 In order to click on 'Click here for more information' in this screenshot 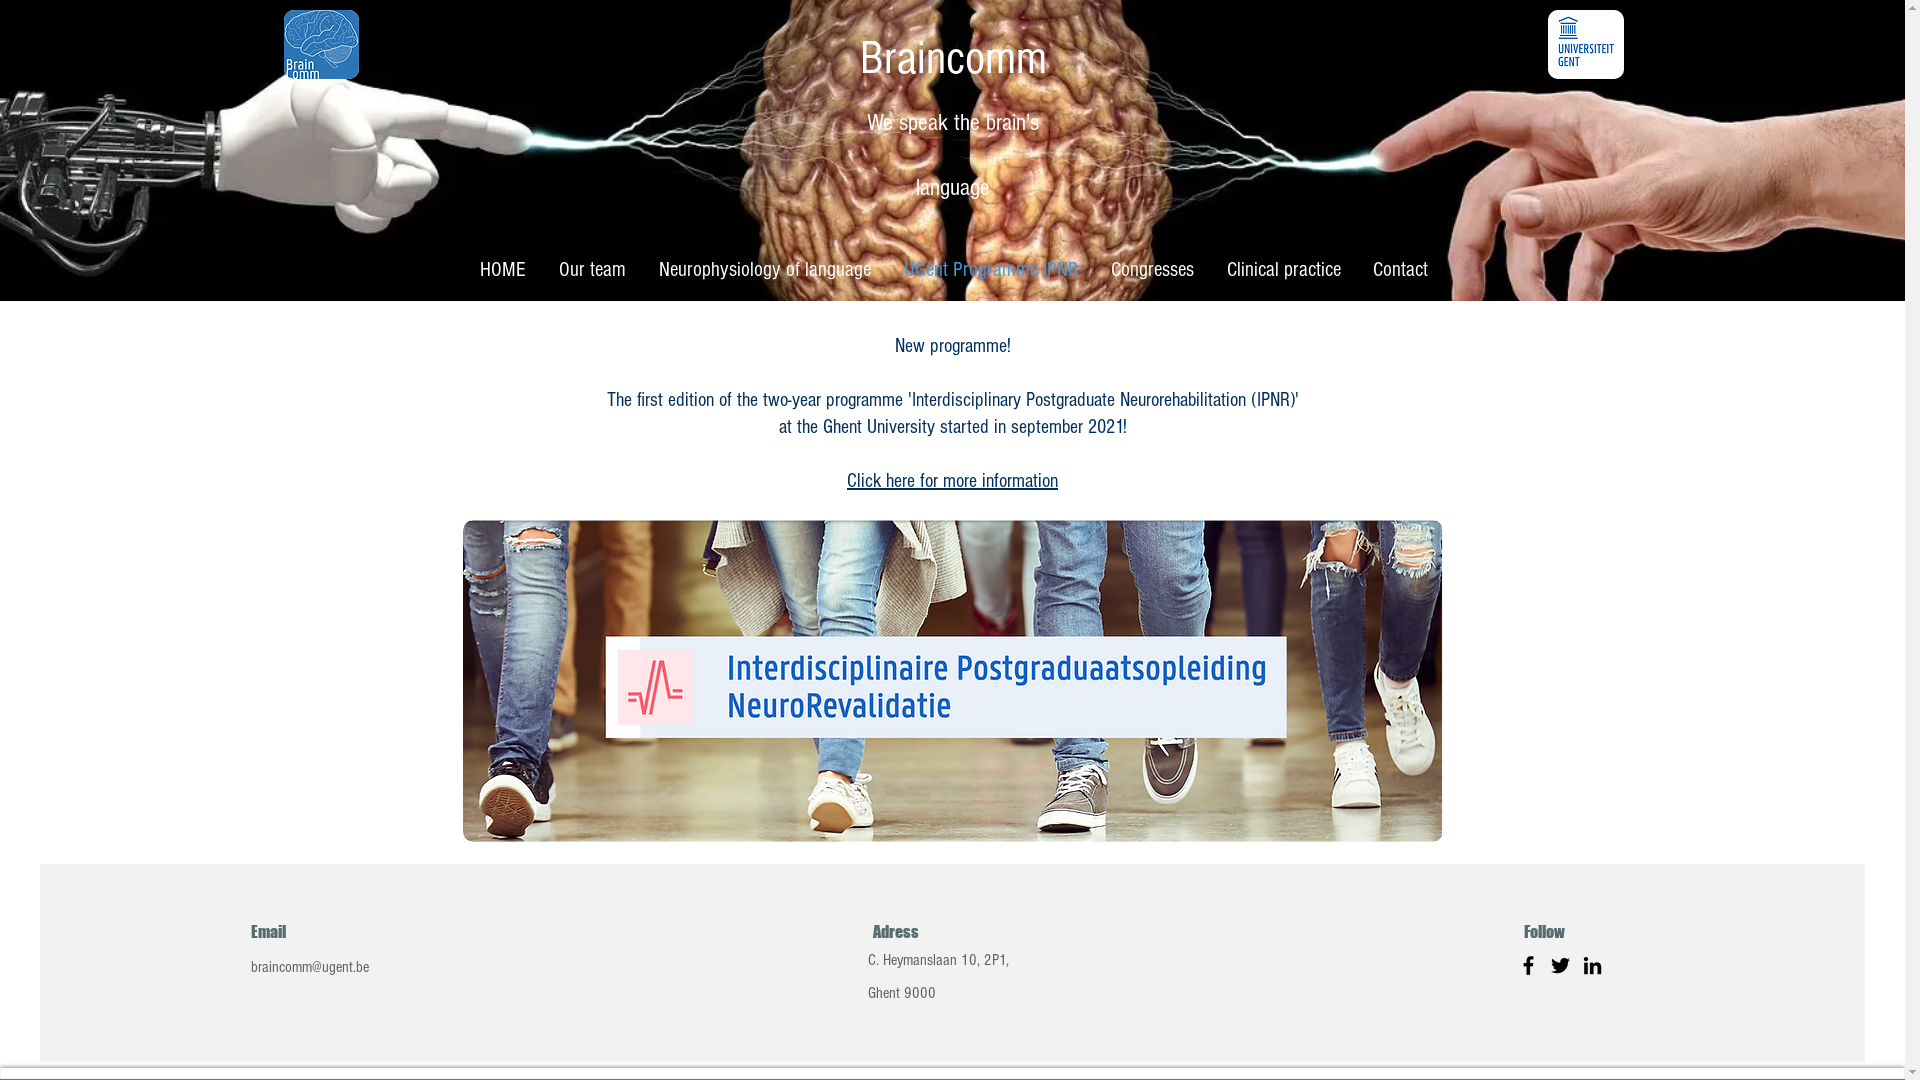, I will do `click(951, 479)`.